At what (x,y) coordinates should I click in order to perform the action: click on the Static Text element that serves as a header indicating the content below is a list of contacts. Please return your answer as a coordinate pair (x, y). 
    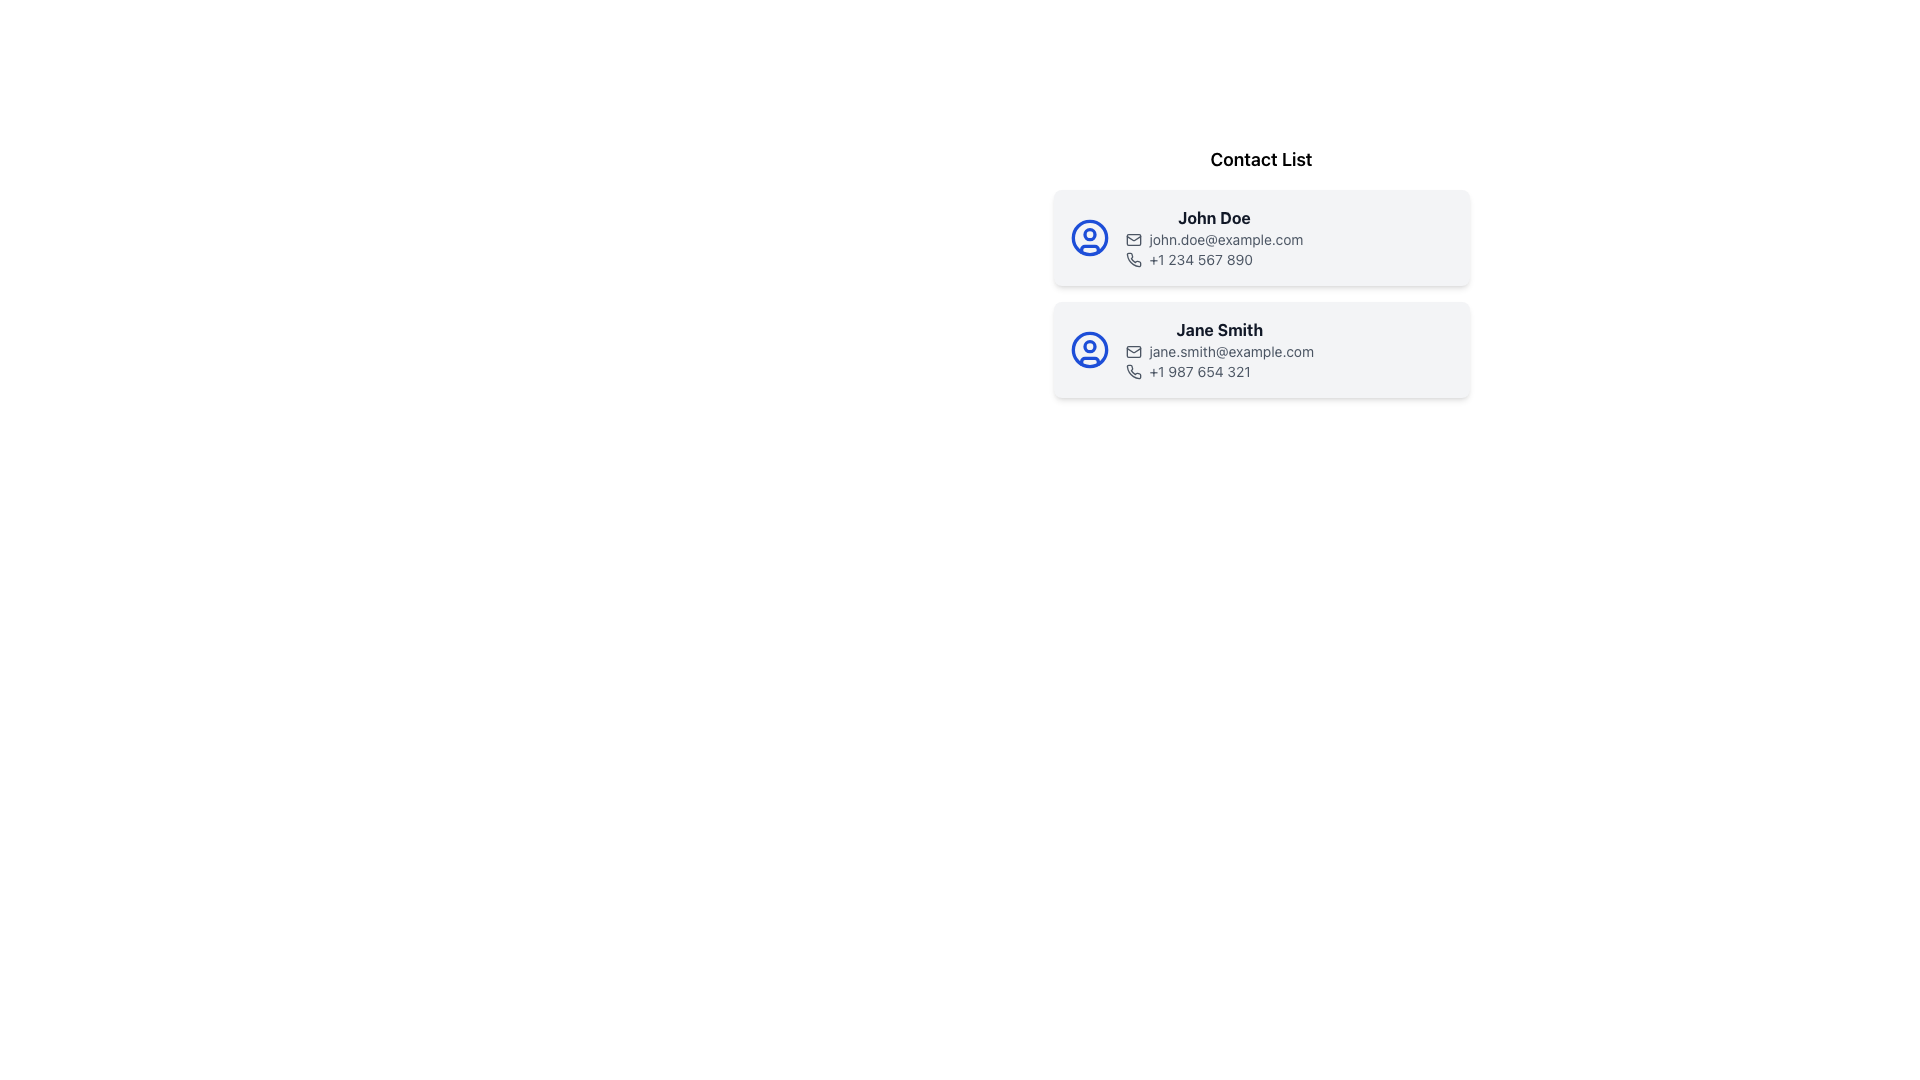
    Looking at the image, I should click on (1260, 158).